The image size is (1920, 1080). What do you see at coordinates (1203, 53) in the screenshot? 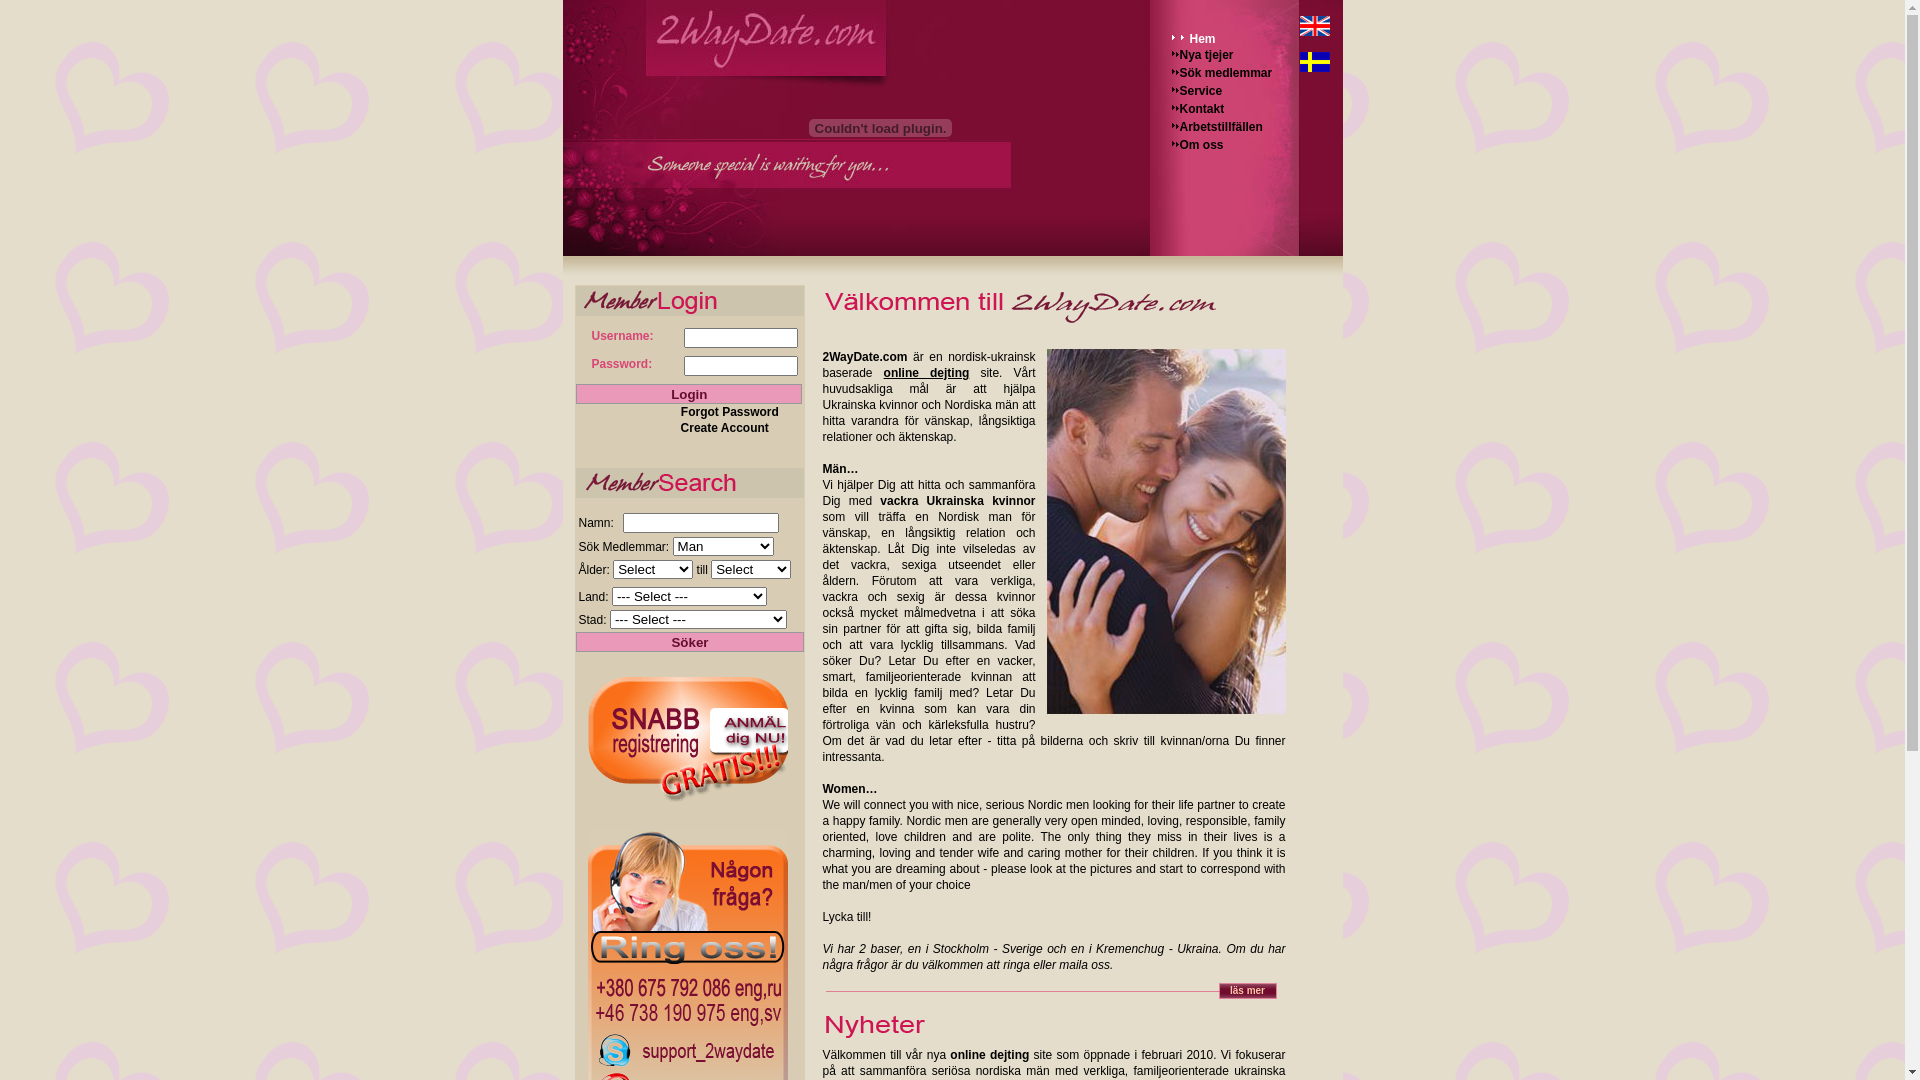
I see `'Nya tjejer'` at bounding box center [1203, 53].